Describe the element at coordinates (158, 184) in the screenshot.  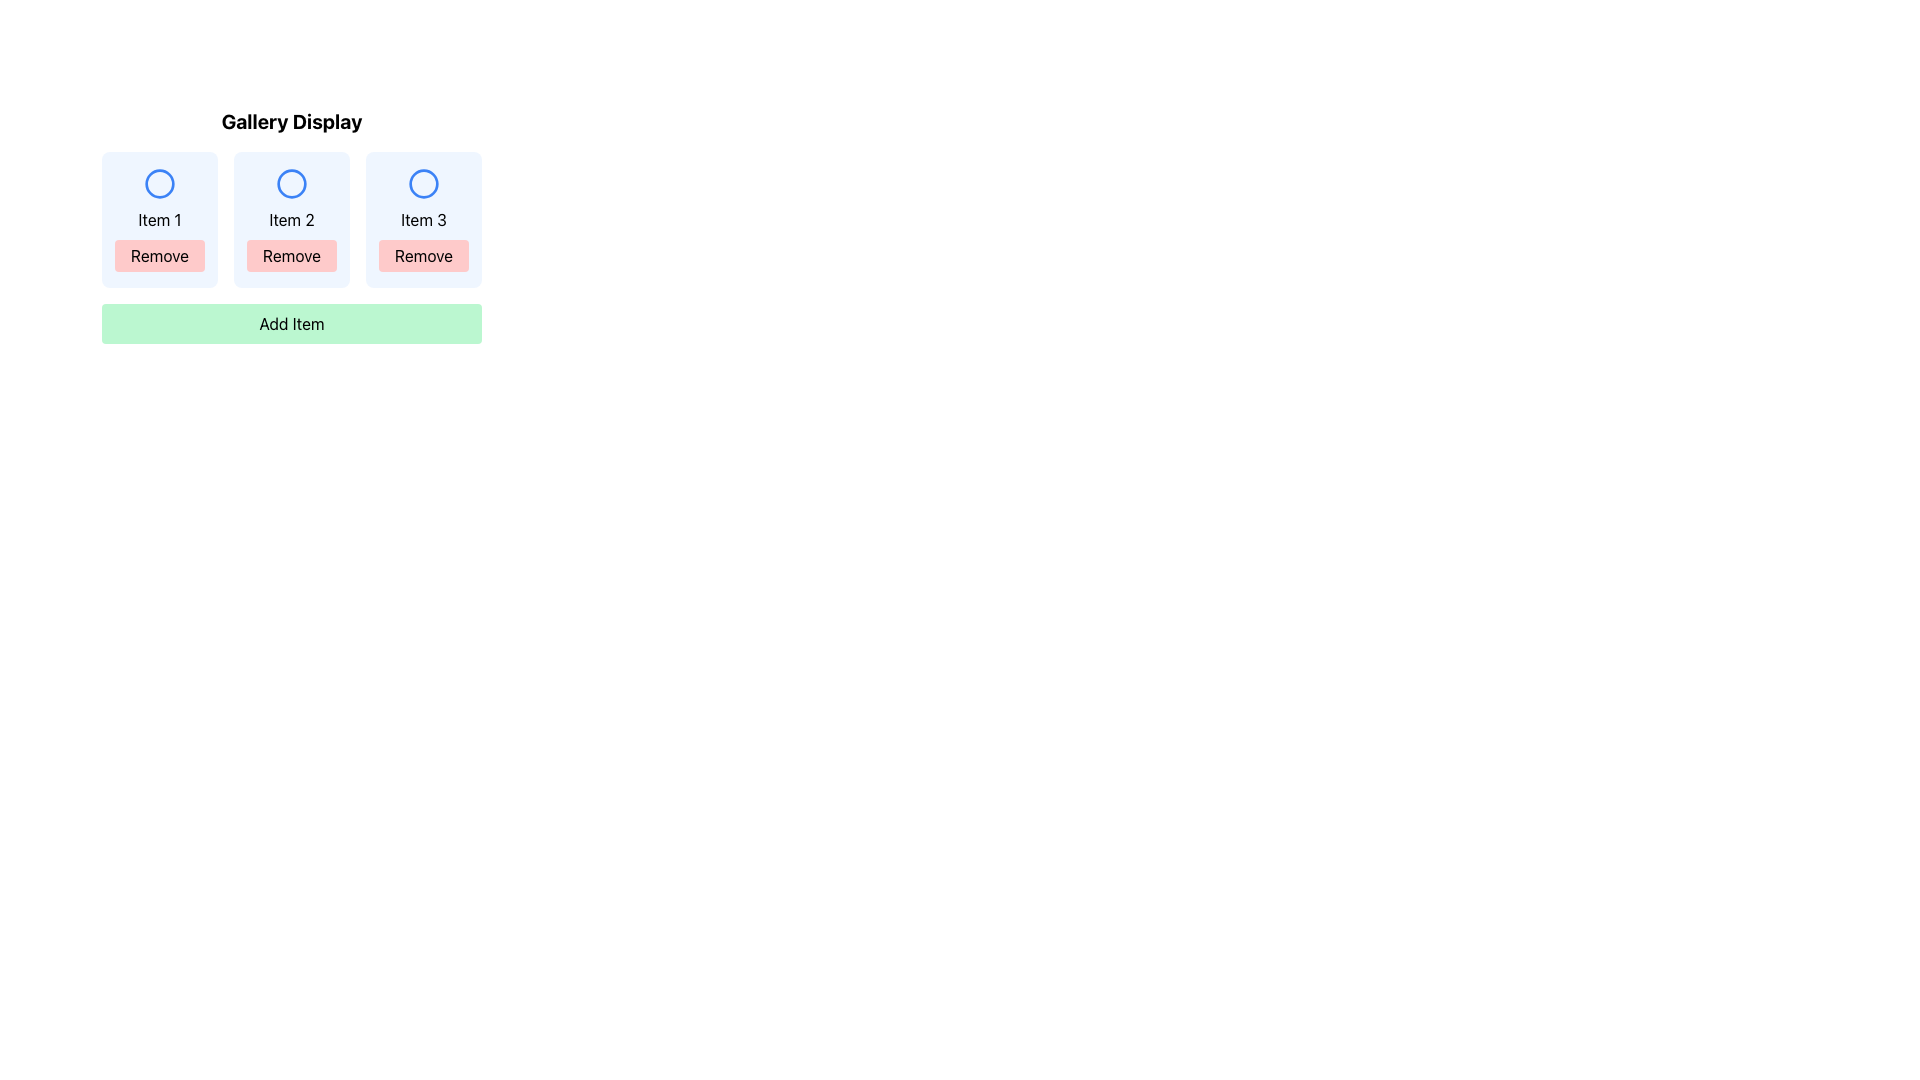
I see `the visual marker icon associated with the 'Item 1' card, positioned at the top of the card` at that location.